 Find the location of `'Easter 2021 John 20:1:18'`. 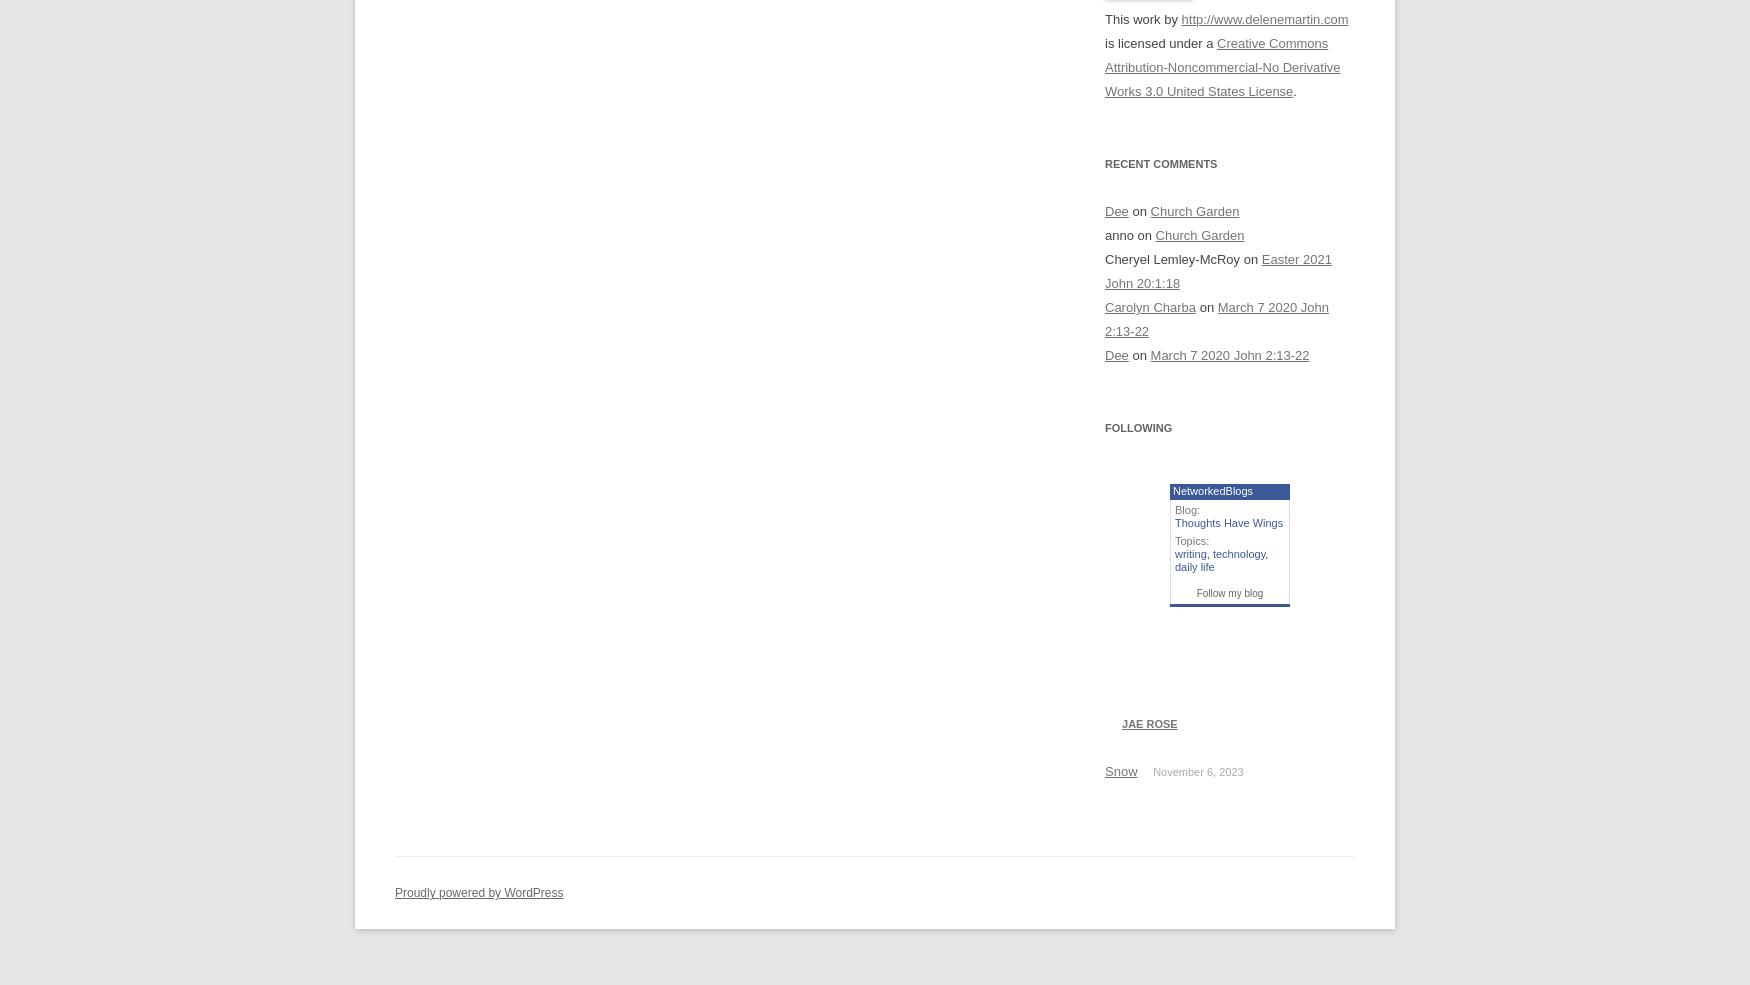

'Easter 2021 John 20:1:18' is located at coordinates (1218, 270).